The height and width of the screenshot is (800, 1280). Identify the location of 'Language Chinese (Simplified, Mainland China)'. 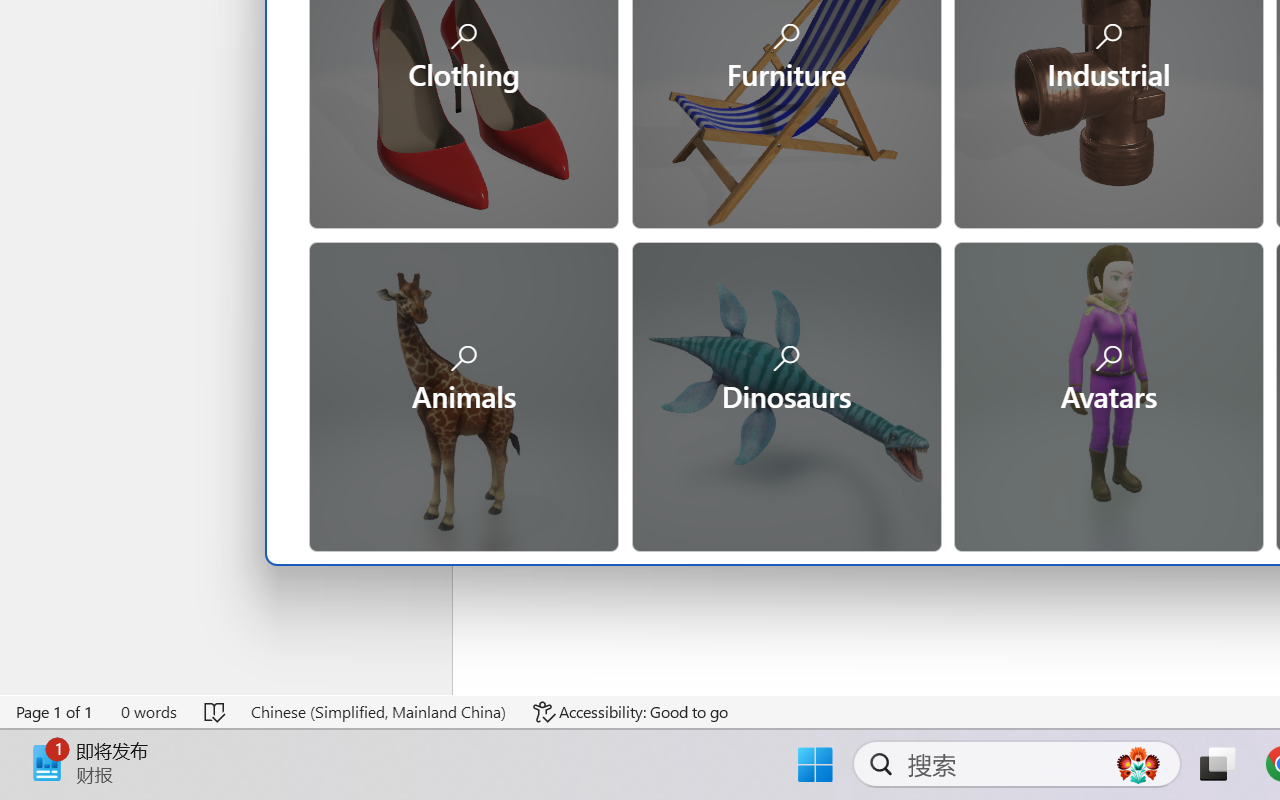
(378, 711).